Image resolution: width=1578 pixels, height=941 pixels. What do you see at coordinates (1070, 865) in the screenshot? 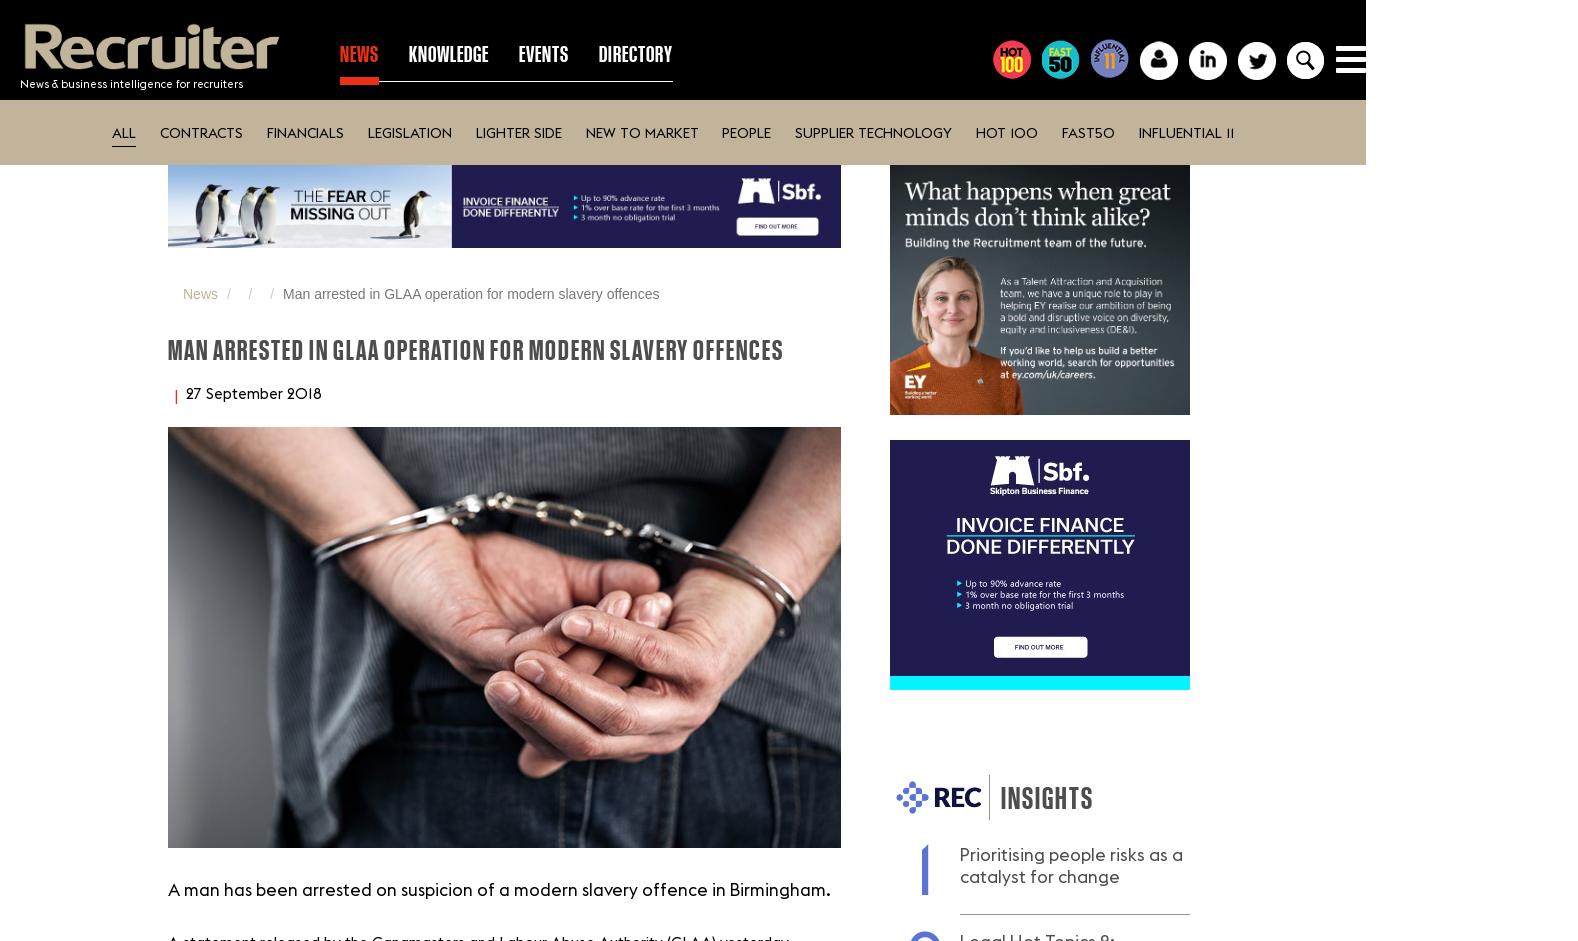
I see `'Prioritising people risks as a catalyst for change'` at bounding box center [1070, 865].